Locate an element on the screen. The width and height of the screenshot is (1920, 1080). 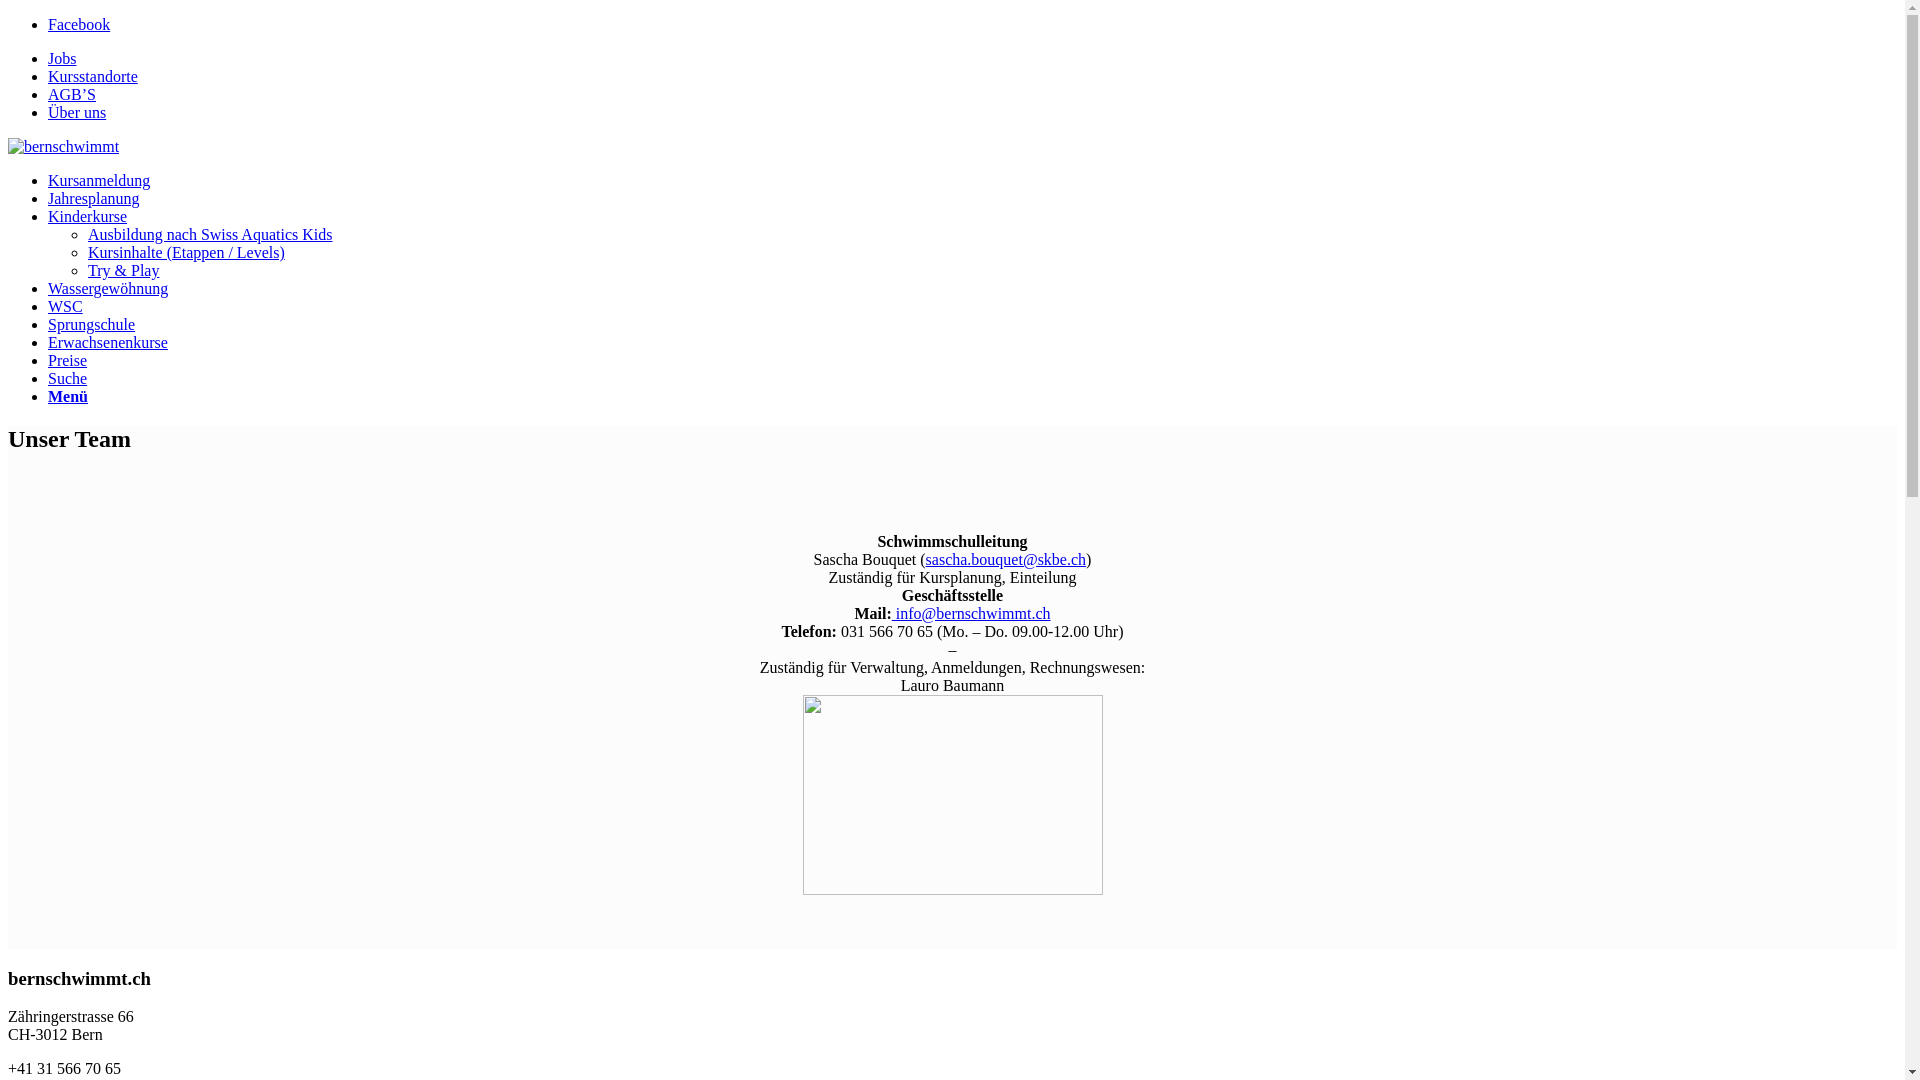
'Erwachsenenkurse' is located at coordinates (106, 341).